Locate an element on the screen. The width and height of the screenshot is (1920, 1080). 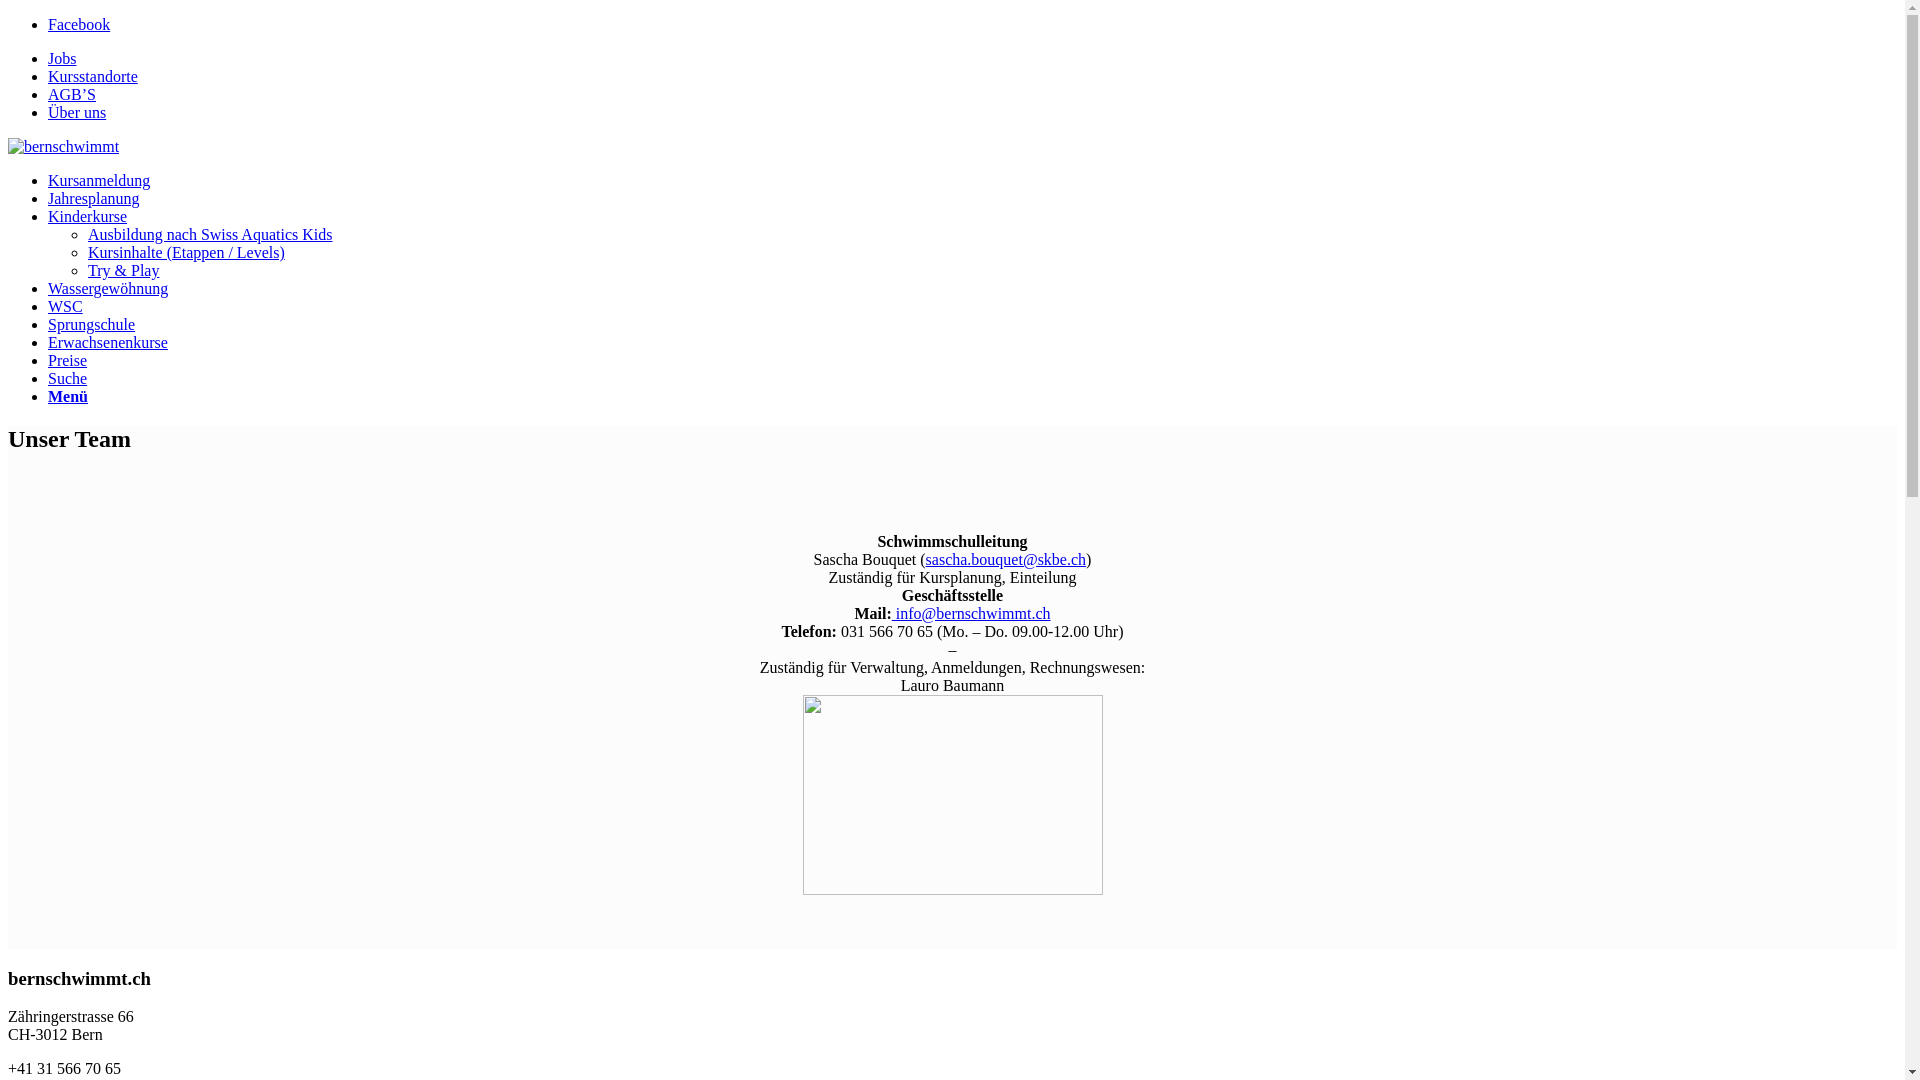
'Erwachsenenkurse' is located at coordinates (106, 341).